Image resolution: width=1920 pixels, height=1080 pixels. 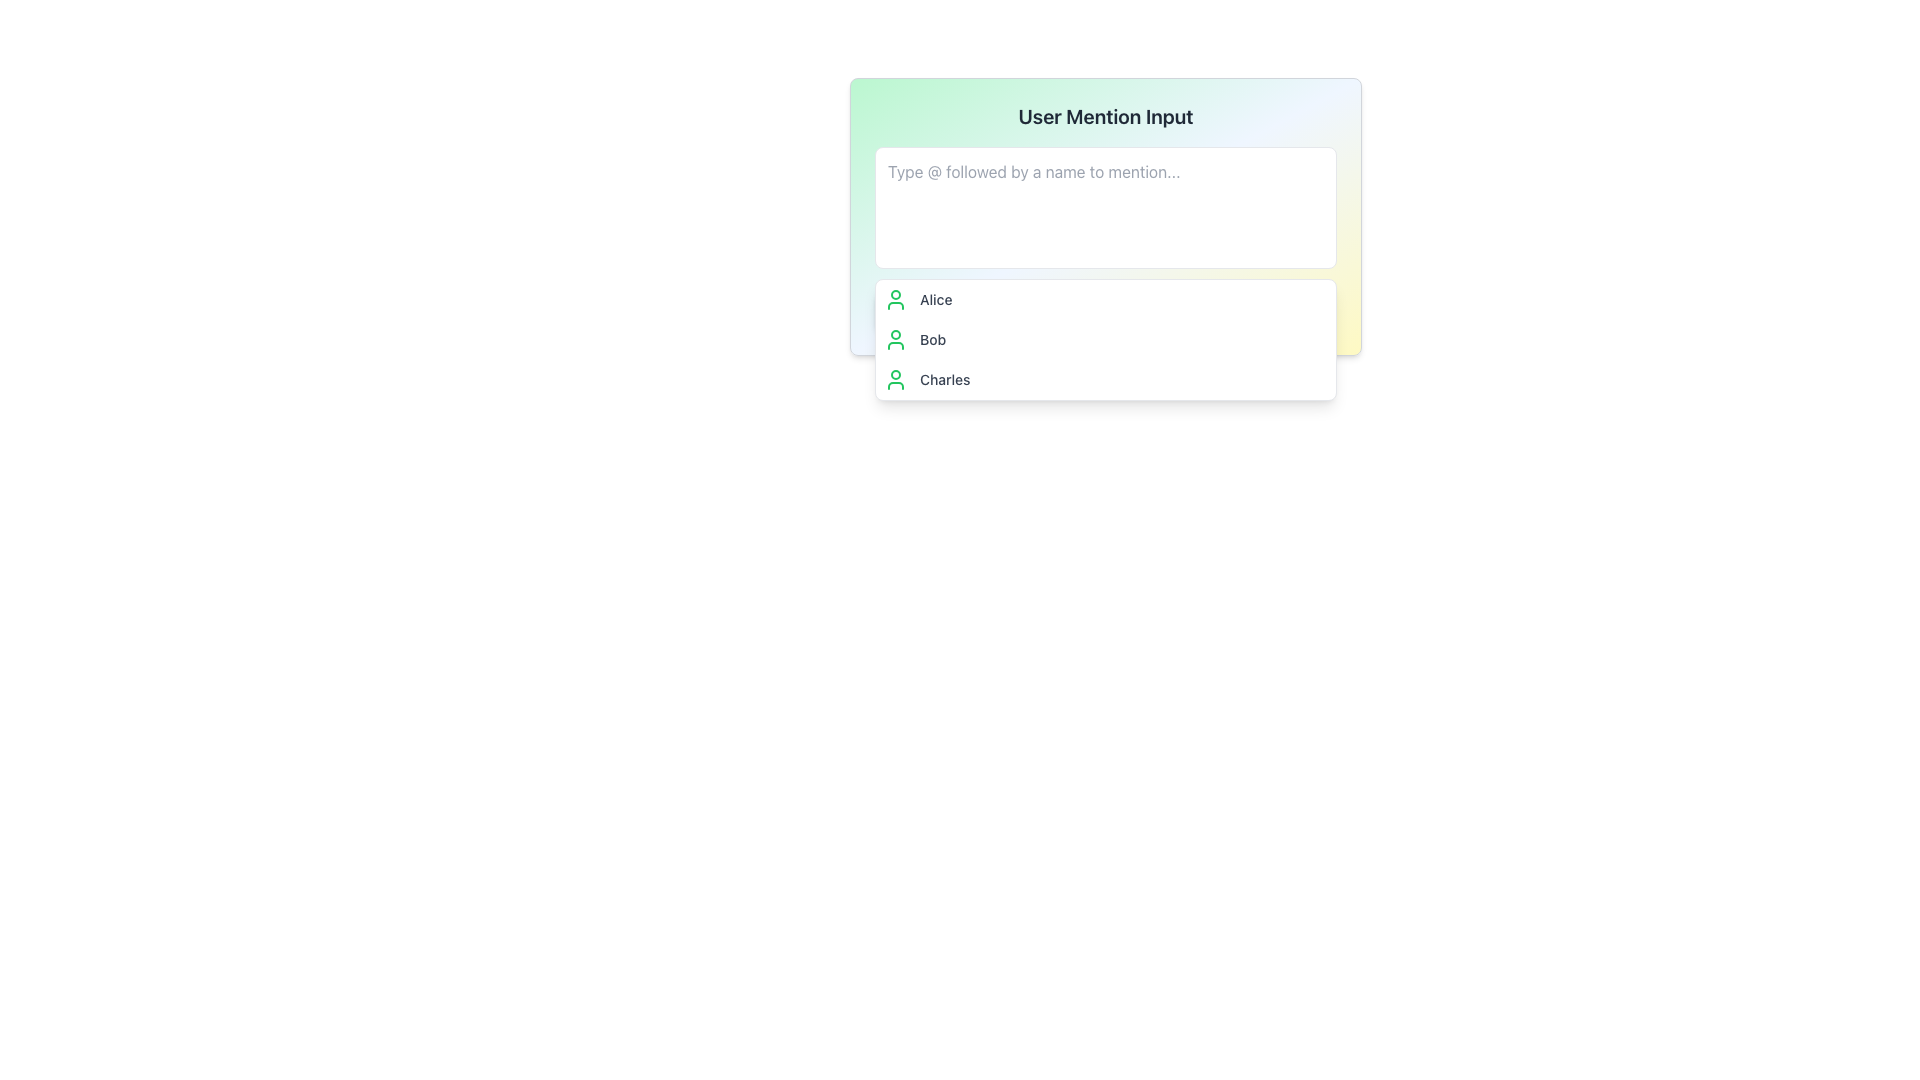 I want to click on the user avatar icon for 'Alice', which is the first left-aligned icon in the list of user mentions, so click(x=895, y=300).